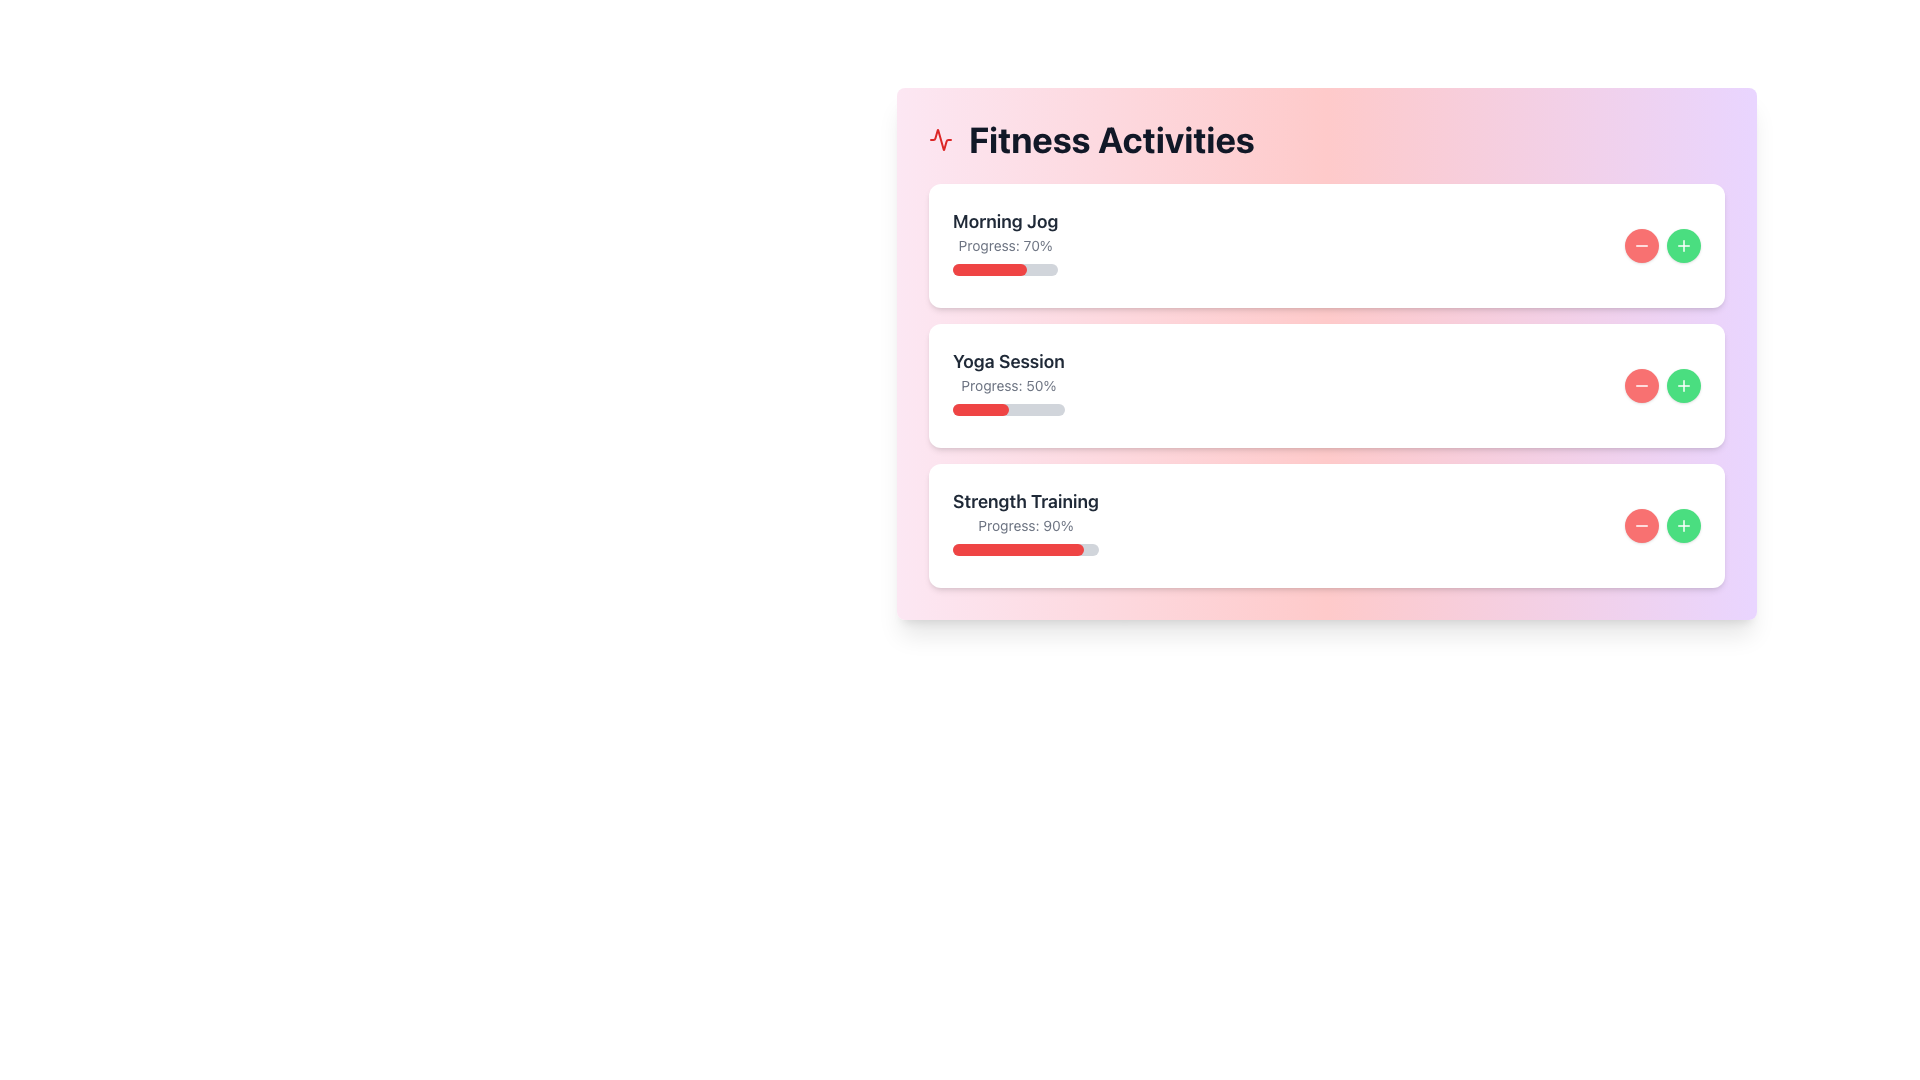 The width and height of the screenshot is (1920, 1080). What do you see at coordinates (1025, 550) in the screenshot?
I see `the visual progress indication of the Progress Bar located within the third card labeled 'Strength Training', situated directly below the text 'Progress: 90%'` at bounding box center [1025, 550].